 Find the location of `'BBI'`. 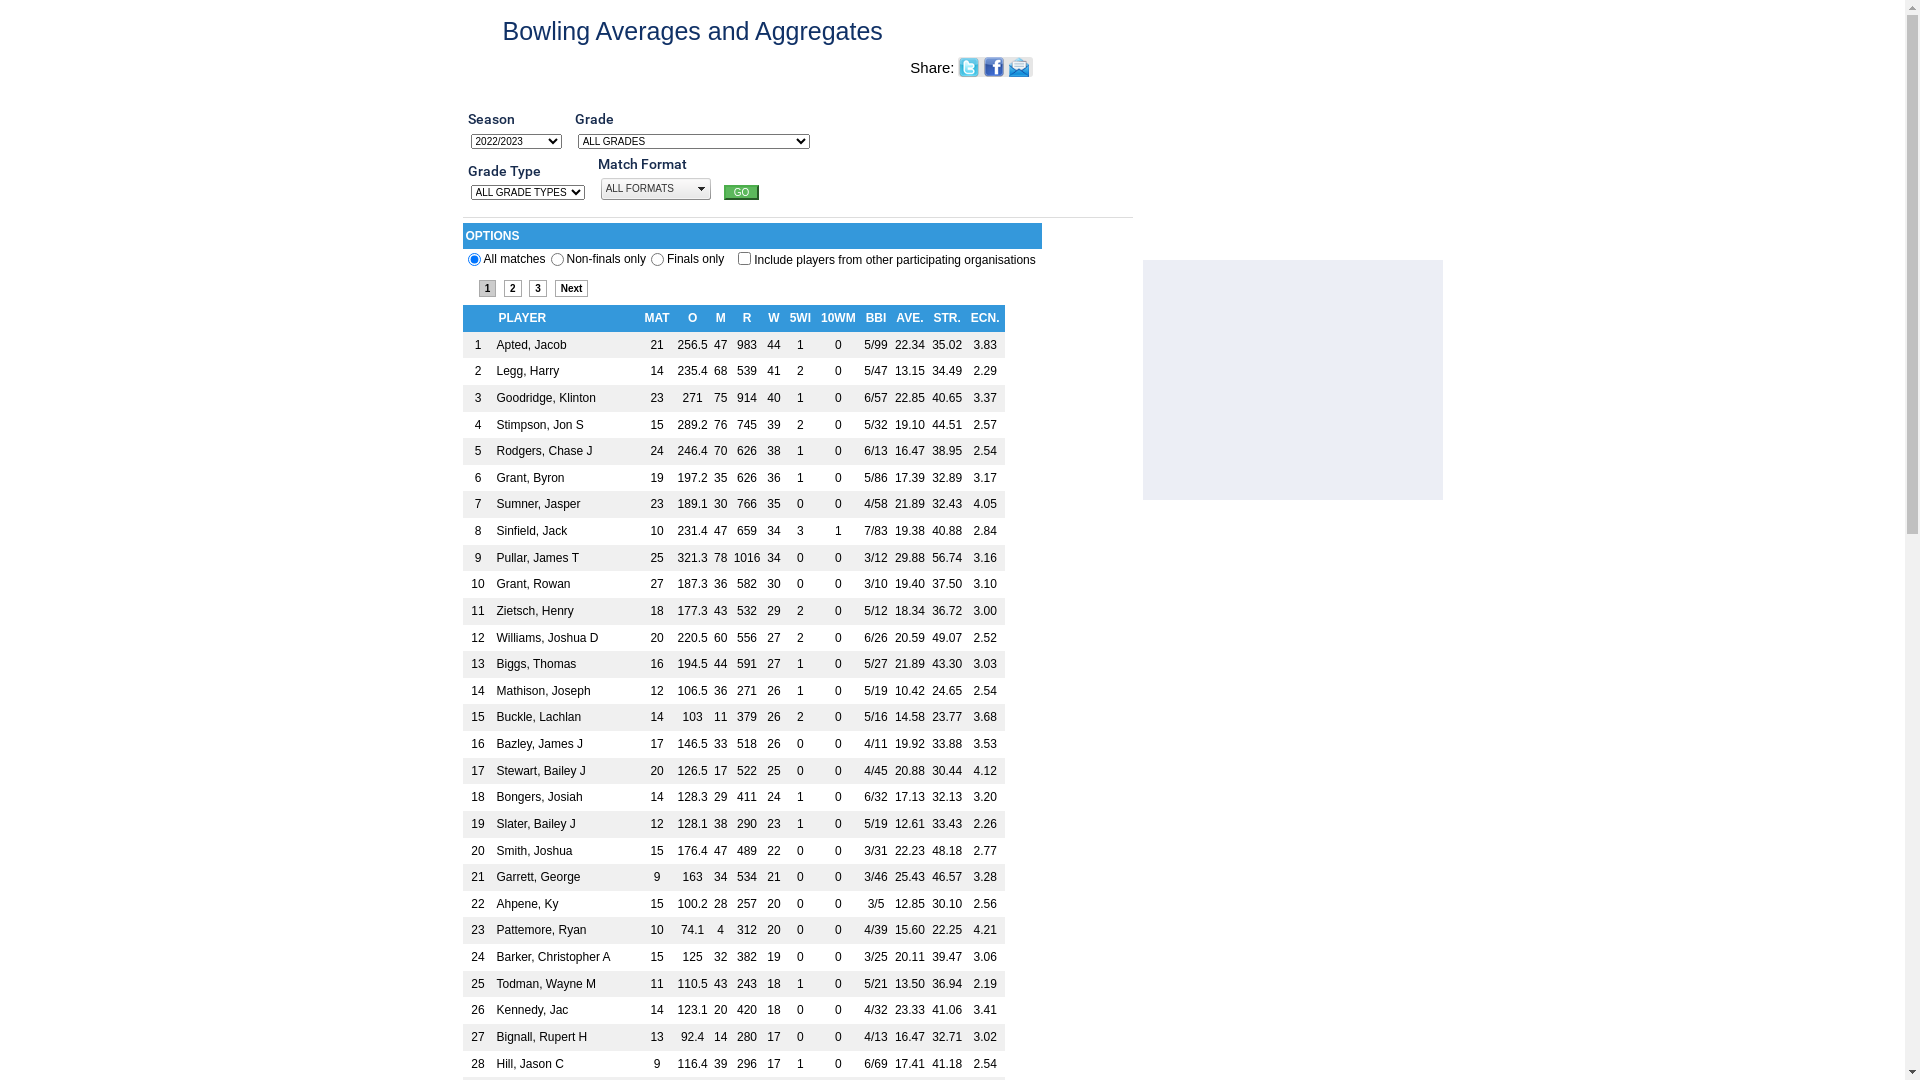

'BBI' is located at coordinates (876, 316).